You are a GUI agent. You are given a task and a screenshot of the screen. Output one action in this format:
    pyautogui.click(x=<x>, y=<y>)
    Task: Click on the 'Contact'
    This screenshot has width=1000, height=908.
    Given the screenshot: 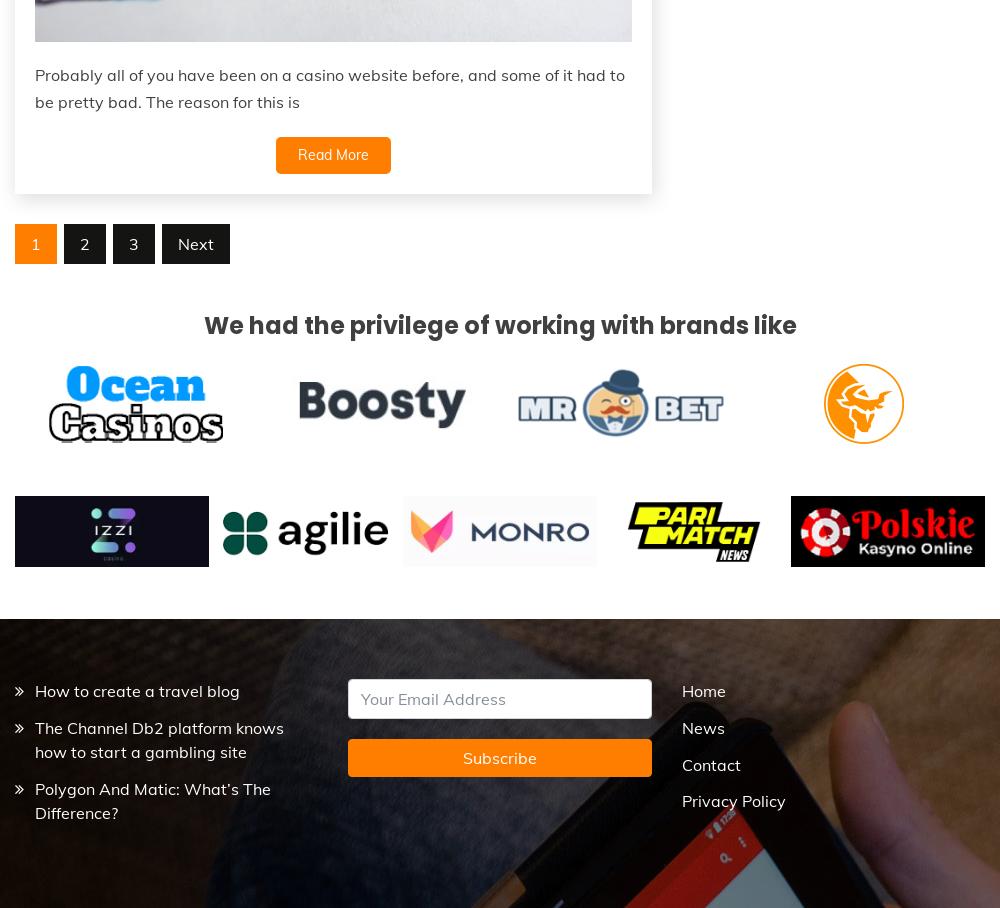 What is the action you would take?
    pyautogui.click(x=709, y=762)
    